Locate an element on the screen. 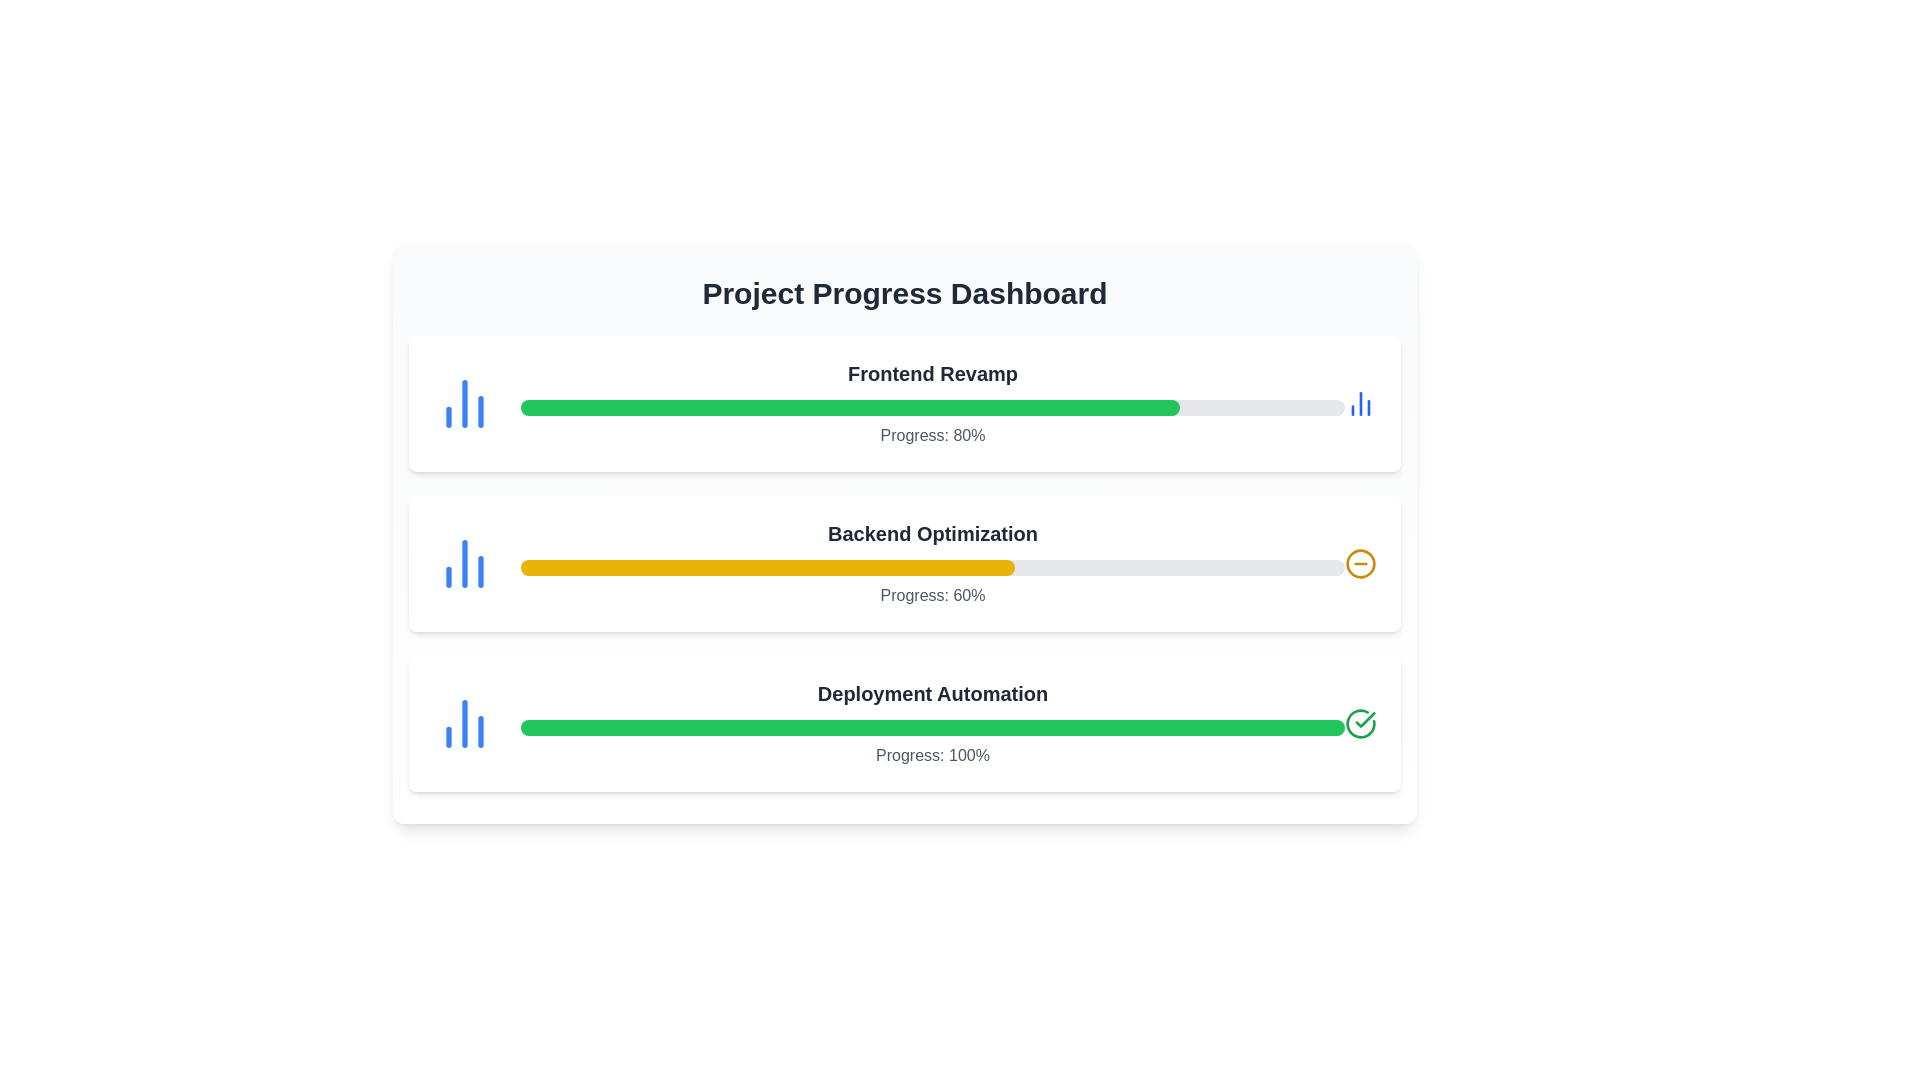 This screenshot has height=1080, width=1920. text content of the descriptive text label indicating the completion status of a task or project as 100%, which is located below the progress bar and the title 'Deployment Automation' is located at coordinates (931, 756).